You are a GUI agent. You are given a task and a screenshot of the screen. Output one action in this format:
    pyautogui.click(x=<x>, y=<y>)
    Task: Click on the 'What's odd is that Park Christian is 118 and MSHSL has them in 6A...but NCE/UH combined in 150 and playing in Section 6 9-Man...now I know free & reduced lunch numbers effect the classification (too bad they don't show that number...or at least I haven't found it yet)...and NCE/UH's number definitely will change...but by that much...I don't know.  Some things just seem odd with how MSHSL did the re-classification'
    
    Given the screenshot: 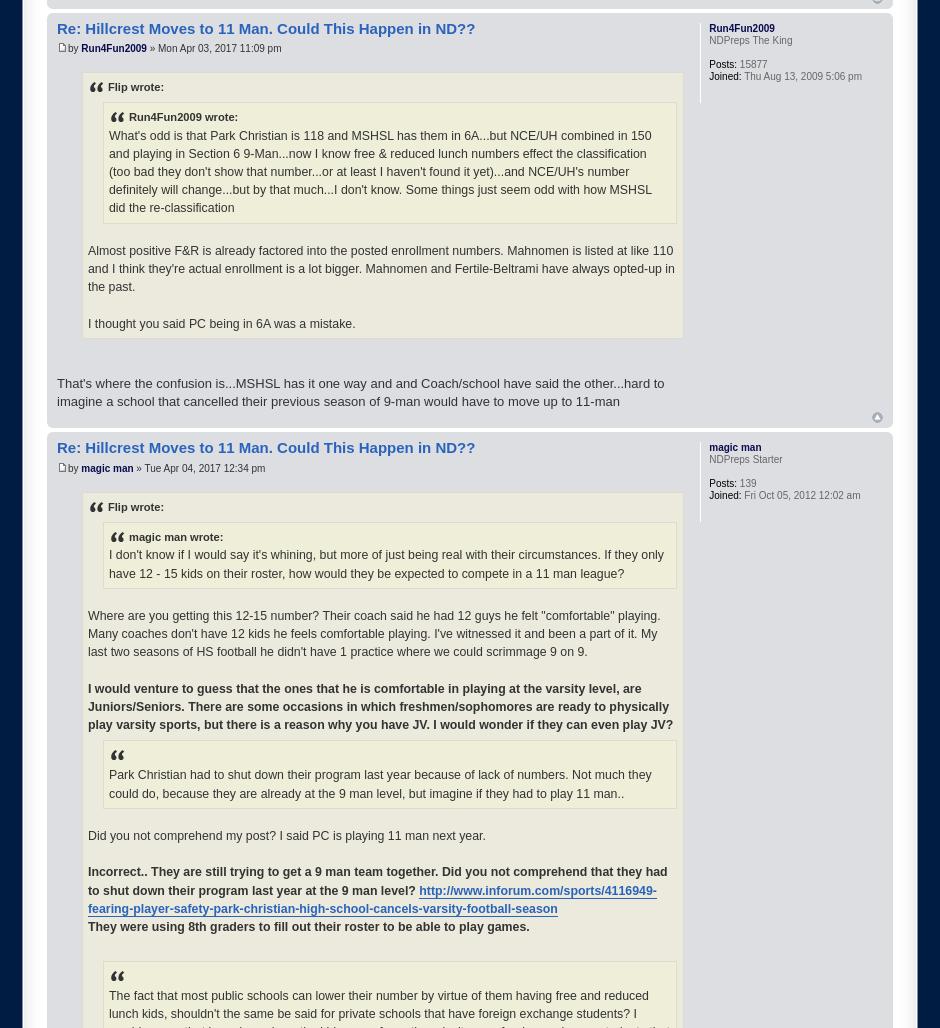 What is the action you would take?
    pyautogui.click(x=379, y=171)
    